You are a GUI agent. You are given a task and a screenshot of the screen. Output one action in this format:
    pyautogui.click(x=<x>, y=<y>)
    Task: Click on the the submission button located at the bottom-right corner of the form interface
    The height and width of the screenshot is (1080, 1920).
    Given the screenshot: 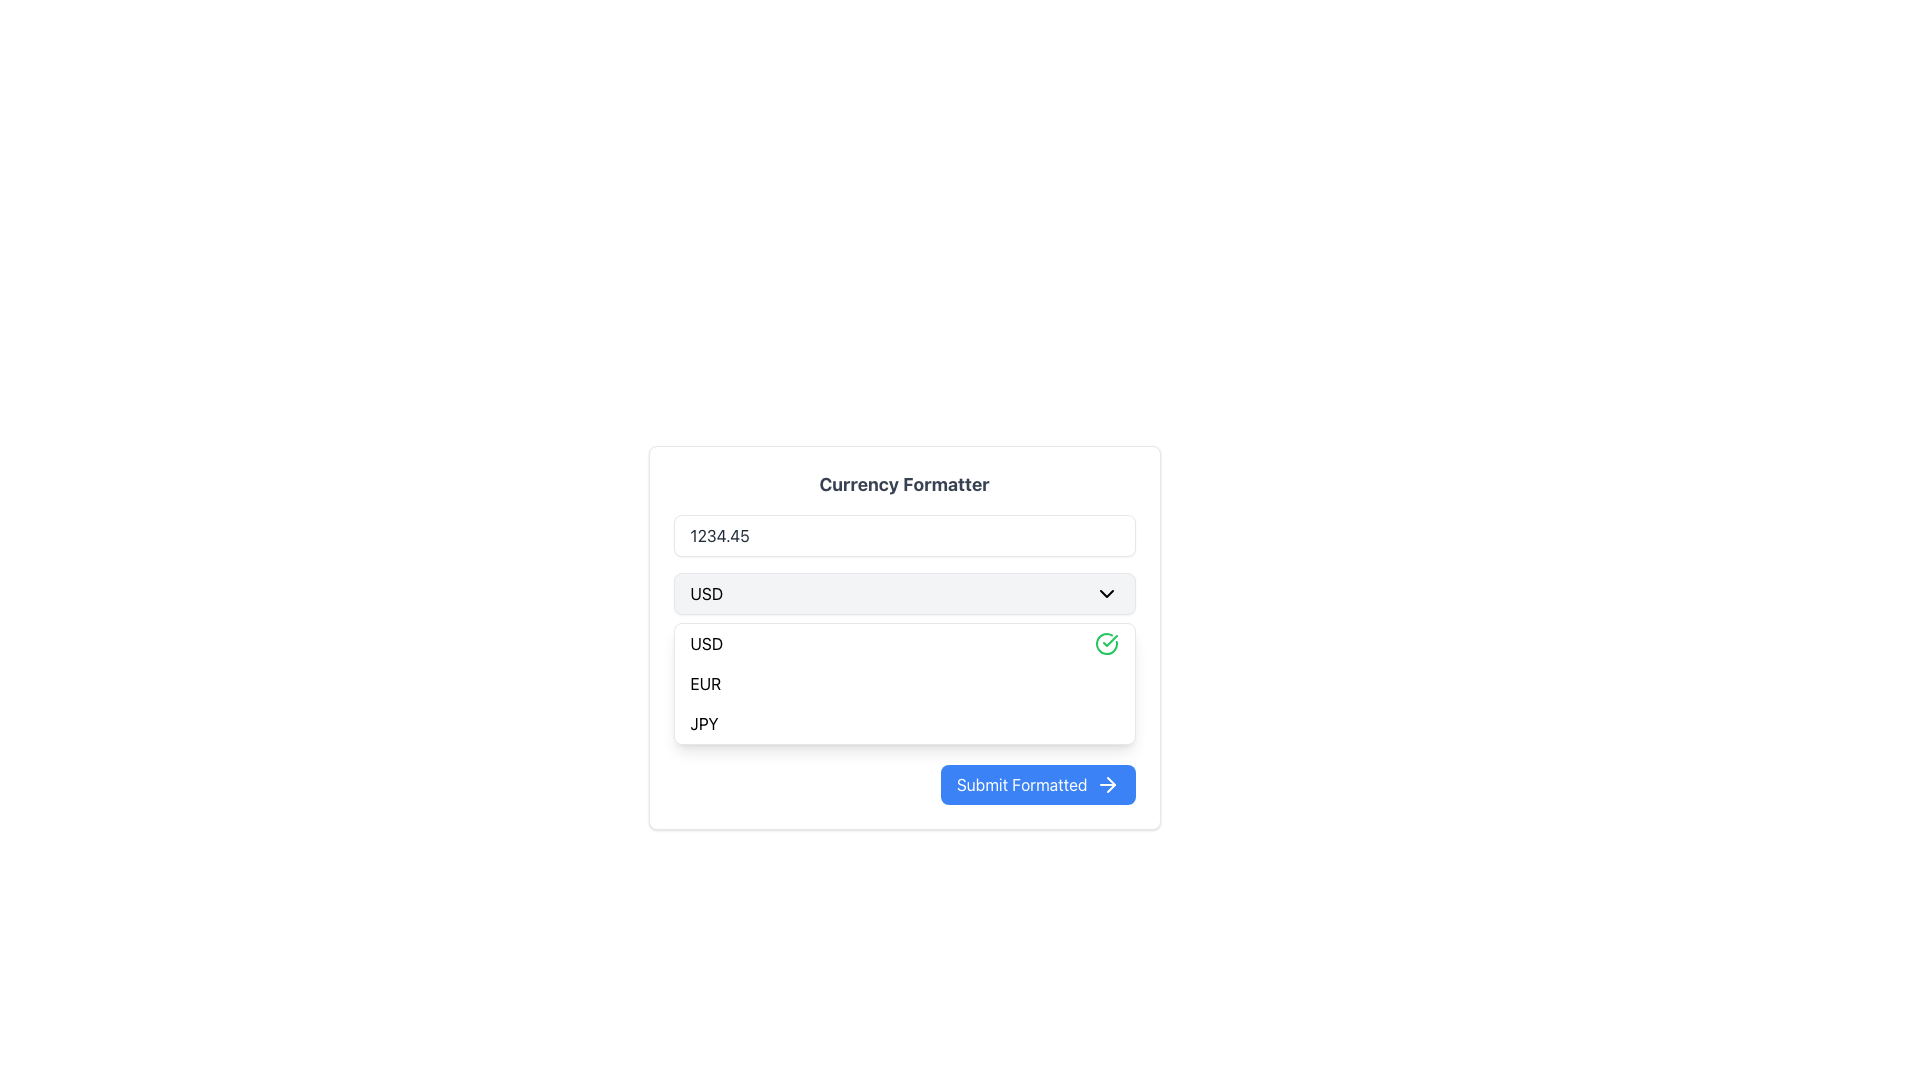 What is the action you would take?
    pyautogui.click(x=1038, y=784)
    